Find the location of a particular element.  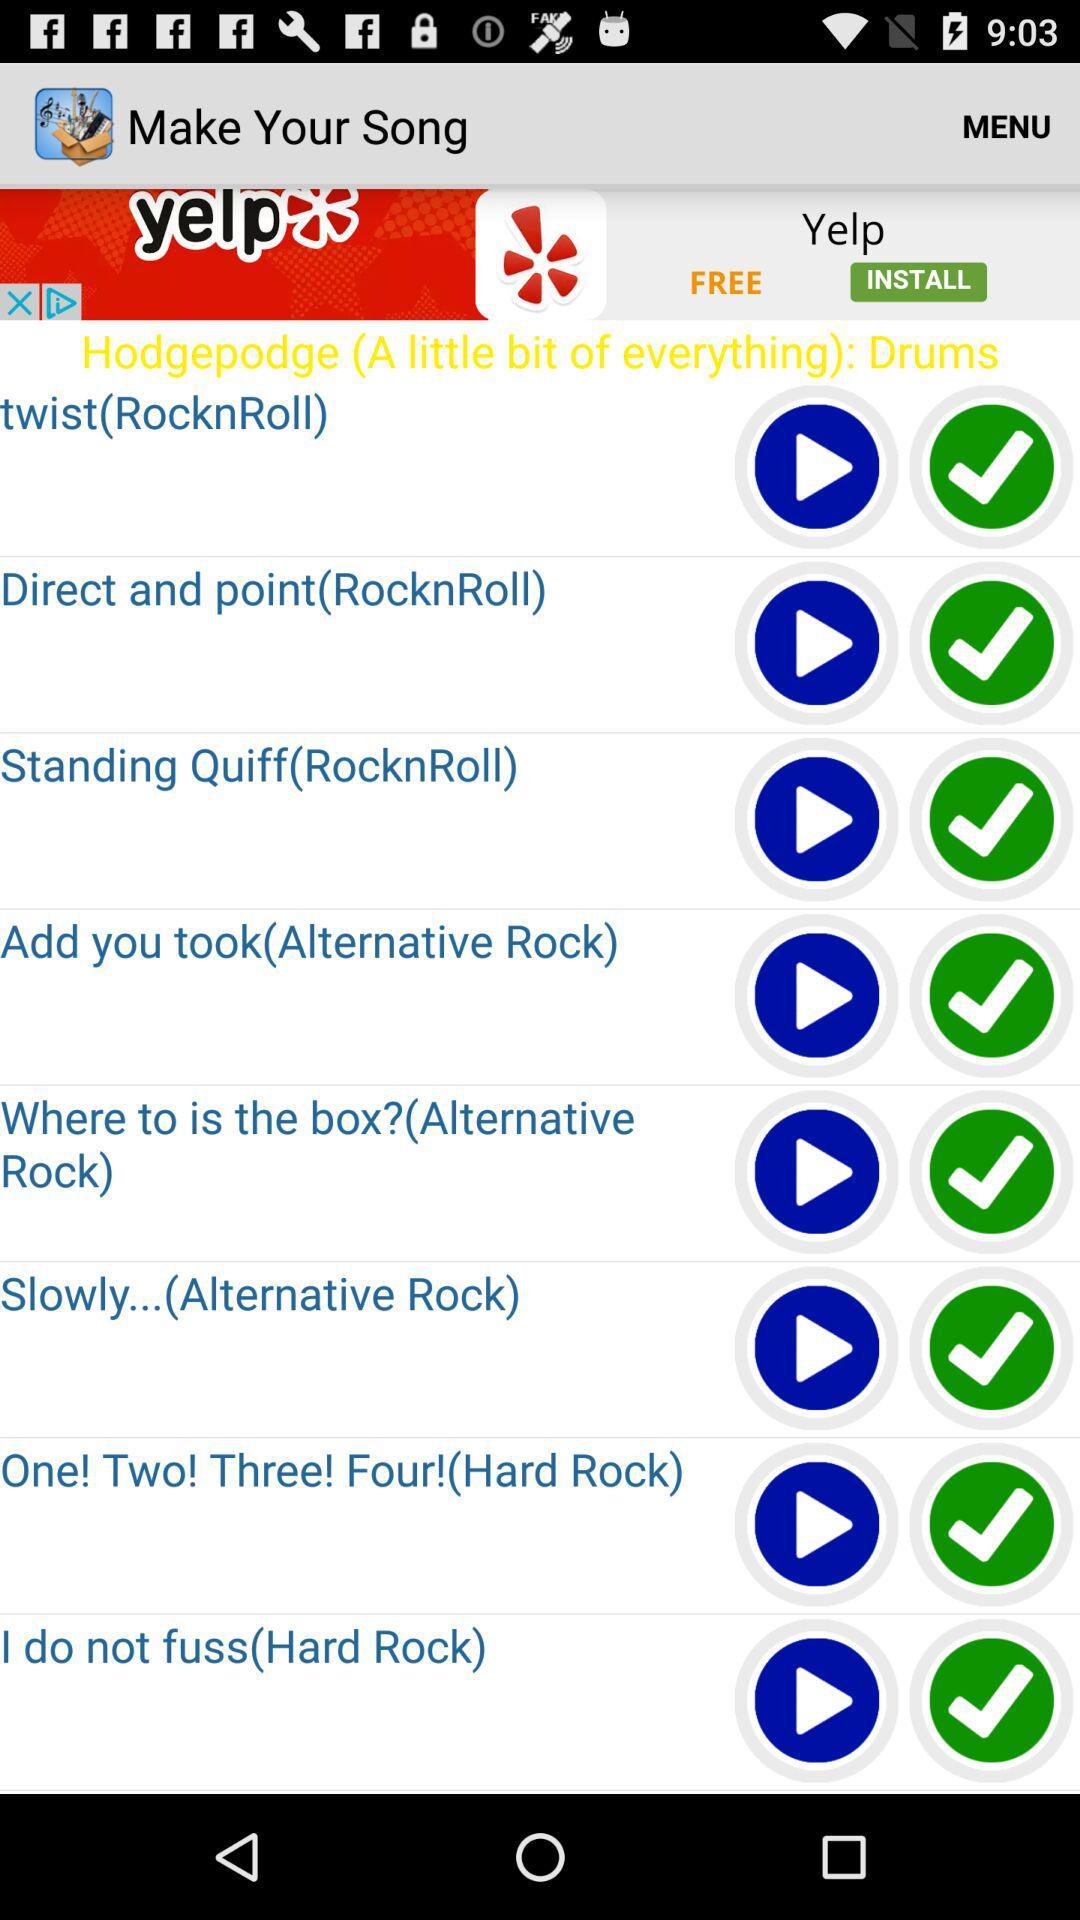

check the song is located at coordinates (992, 997).